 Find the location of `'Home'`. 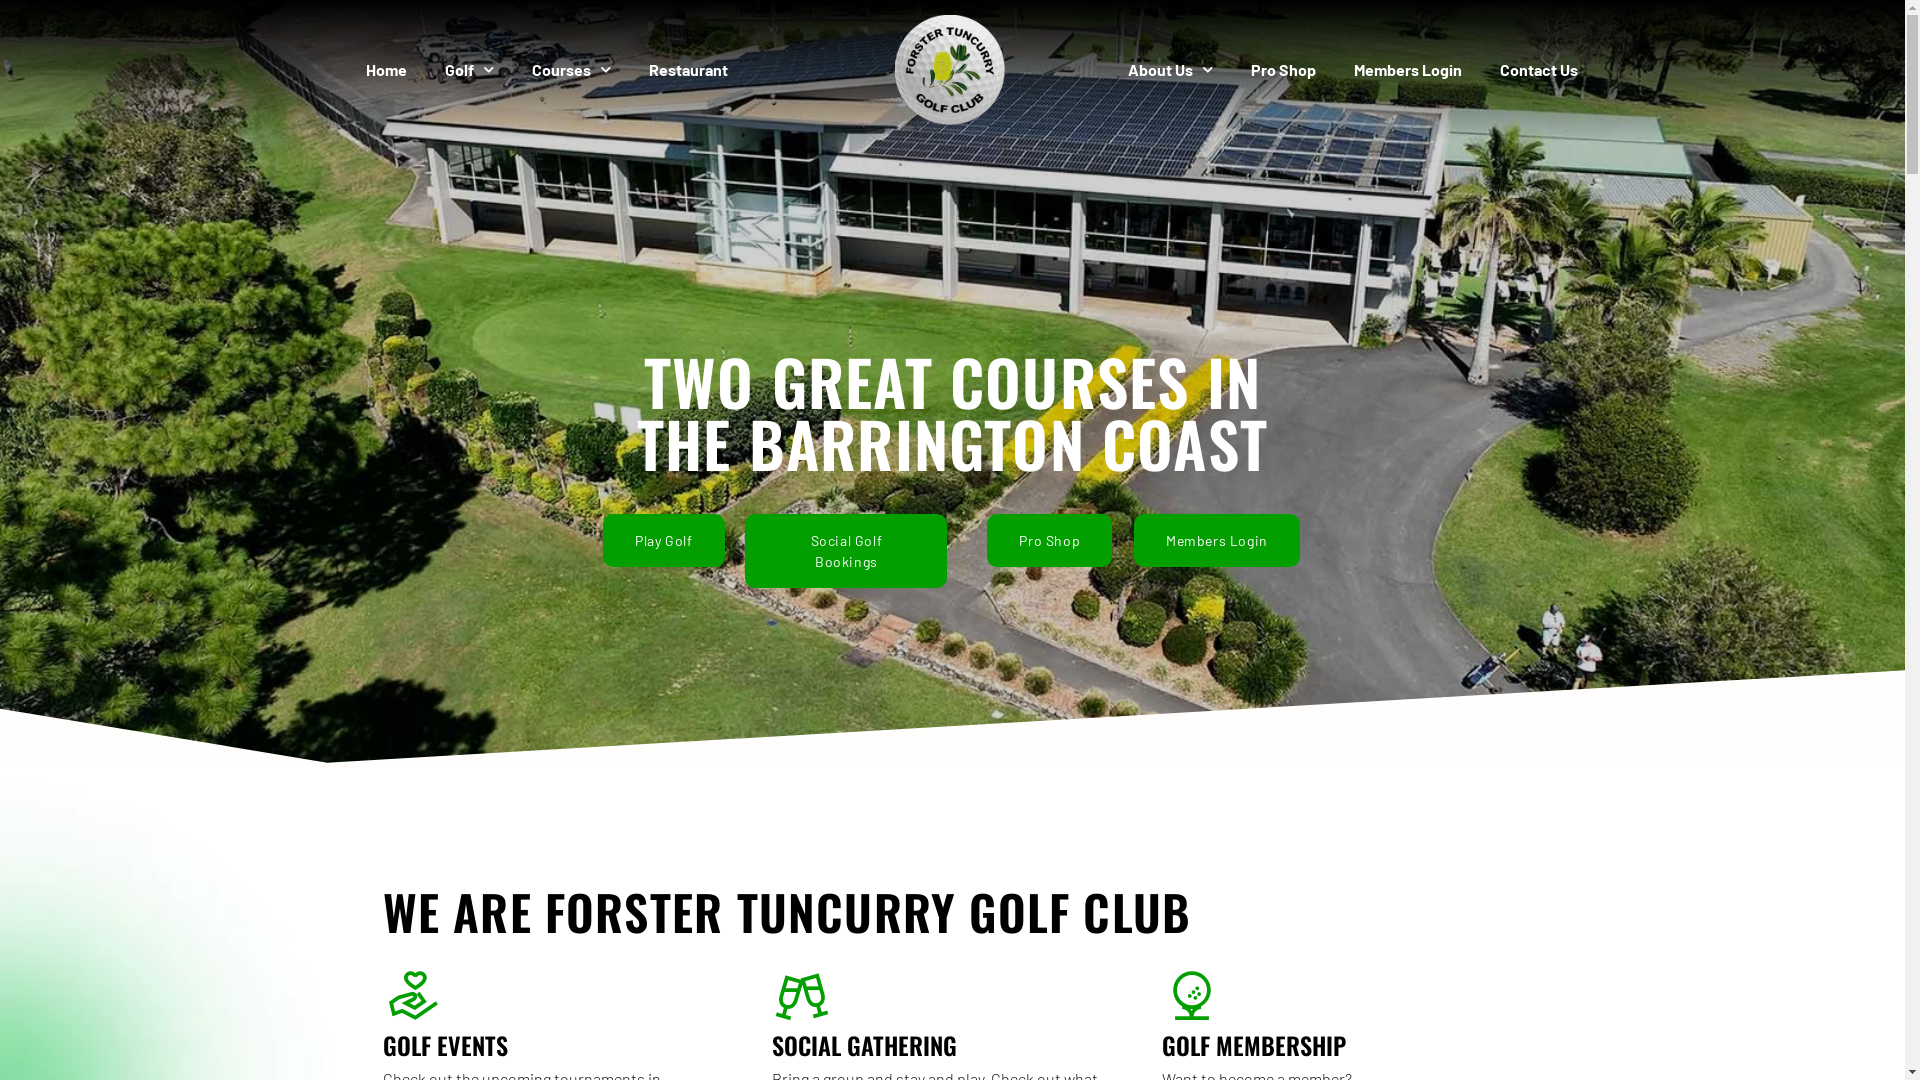

'Home' is located at coordinates (386, 68).